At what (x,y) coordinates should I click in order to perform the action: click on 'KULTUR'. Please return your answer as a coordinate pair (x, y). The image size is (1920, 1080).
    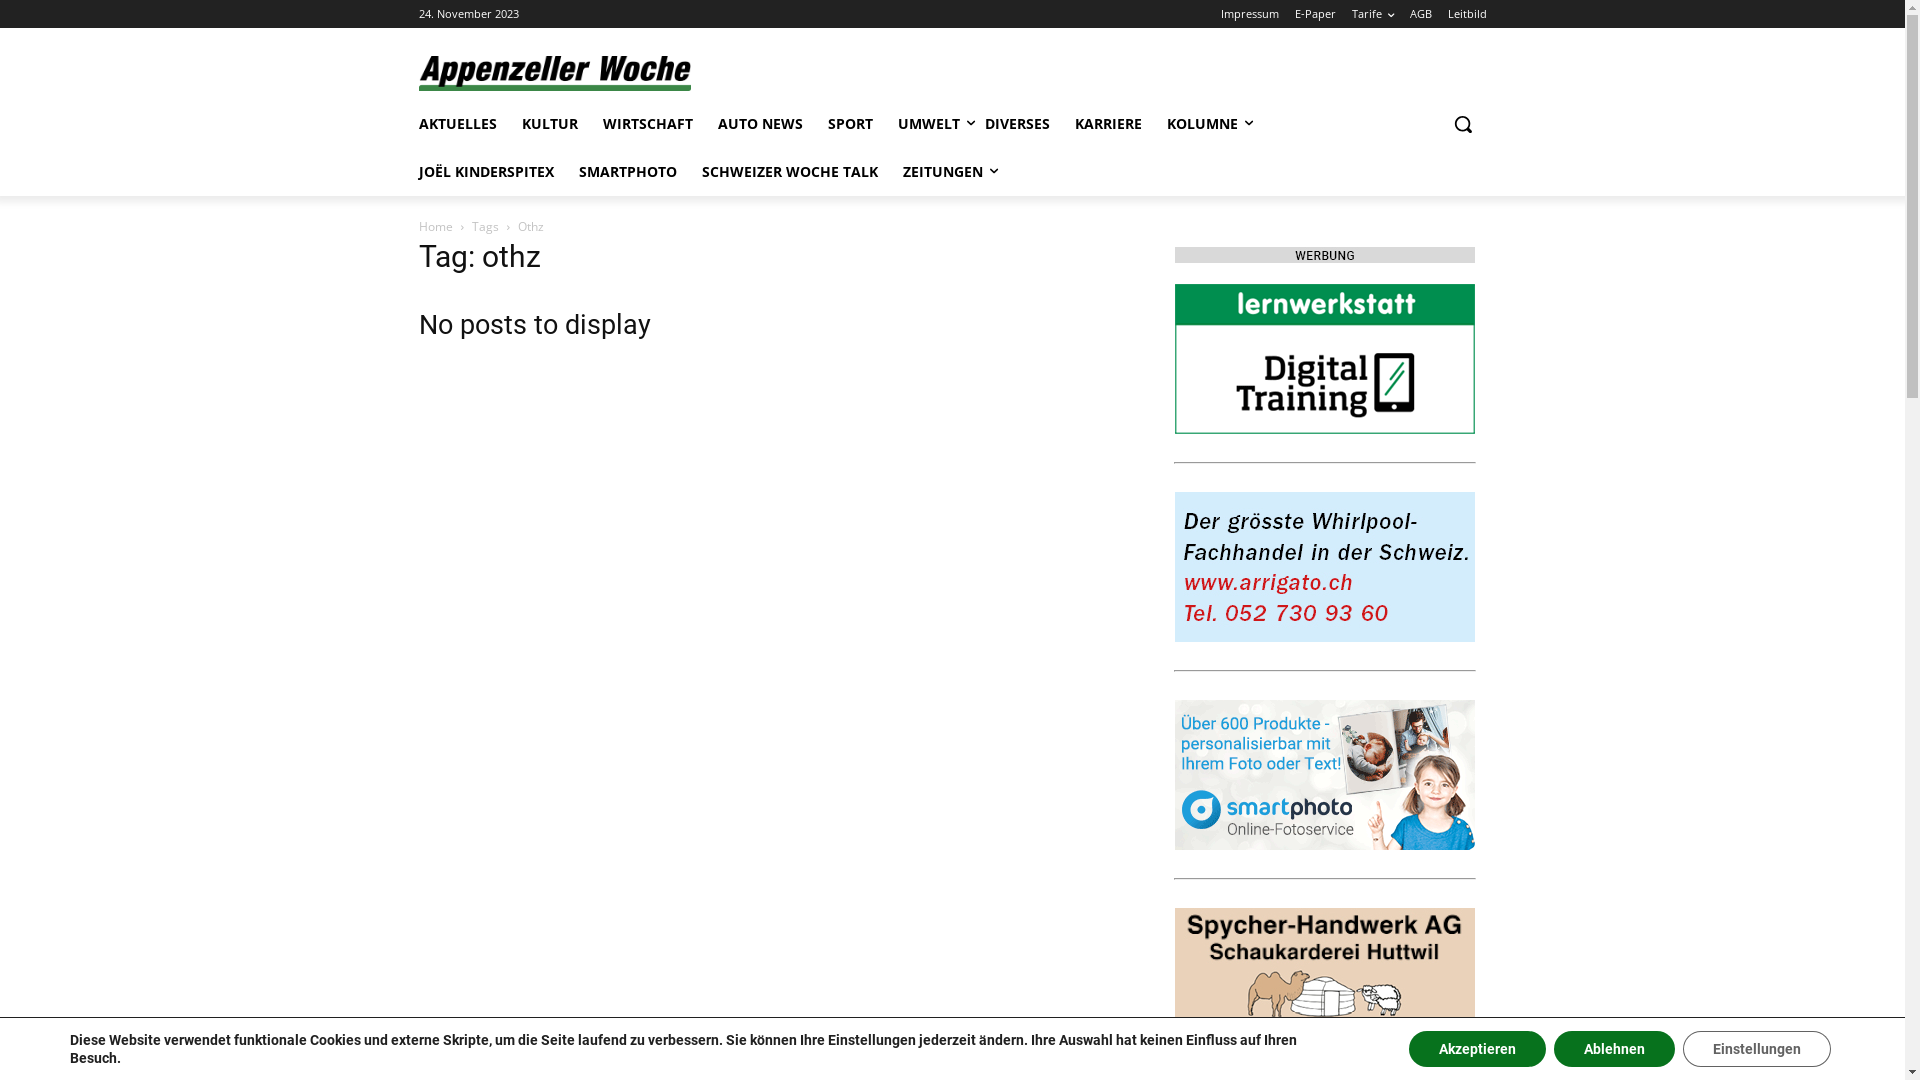
    Looking at the image, I should click on (550, 123).